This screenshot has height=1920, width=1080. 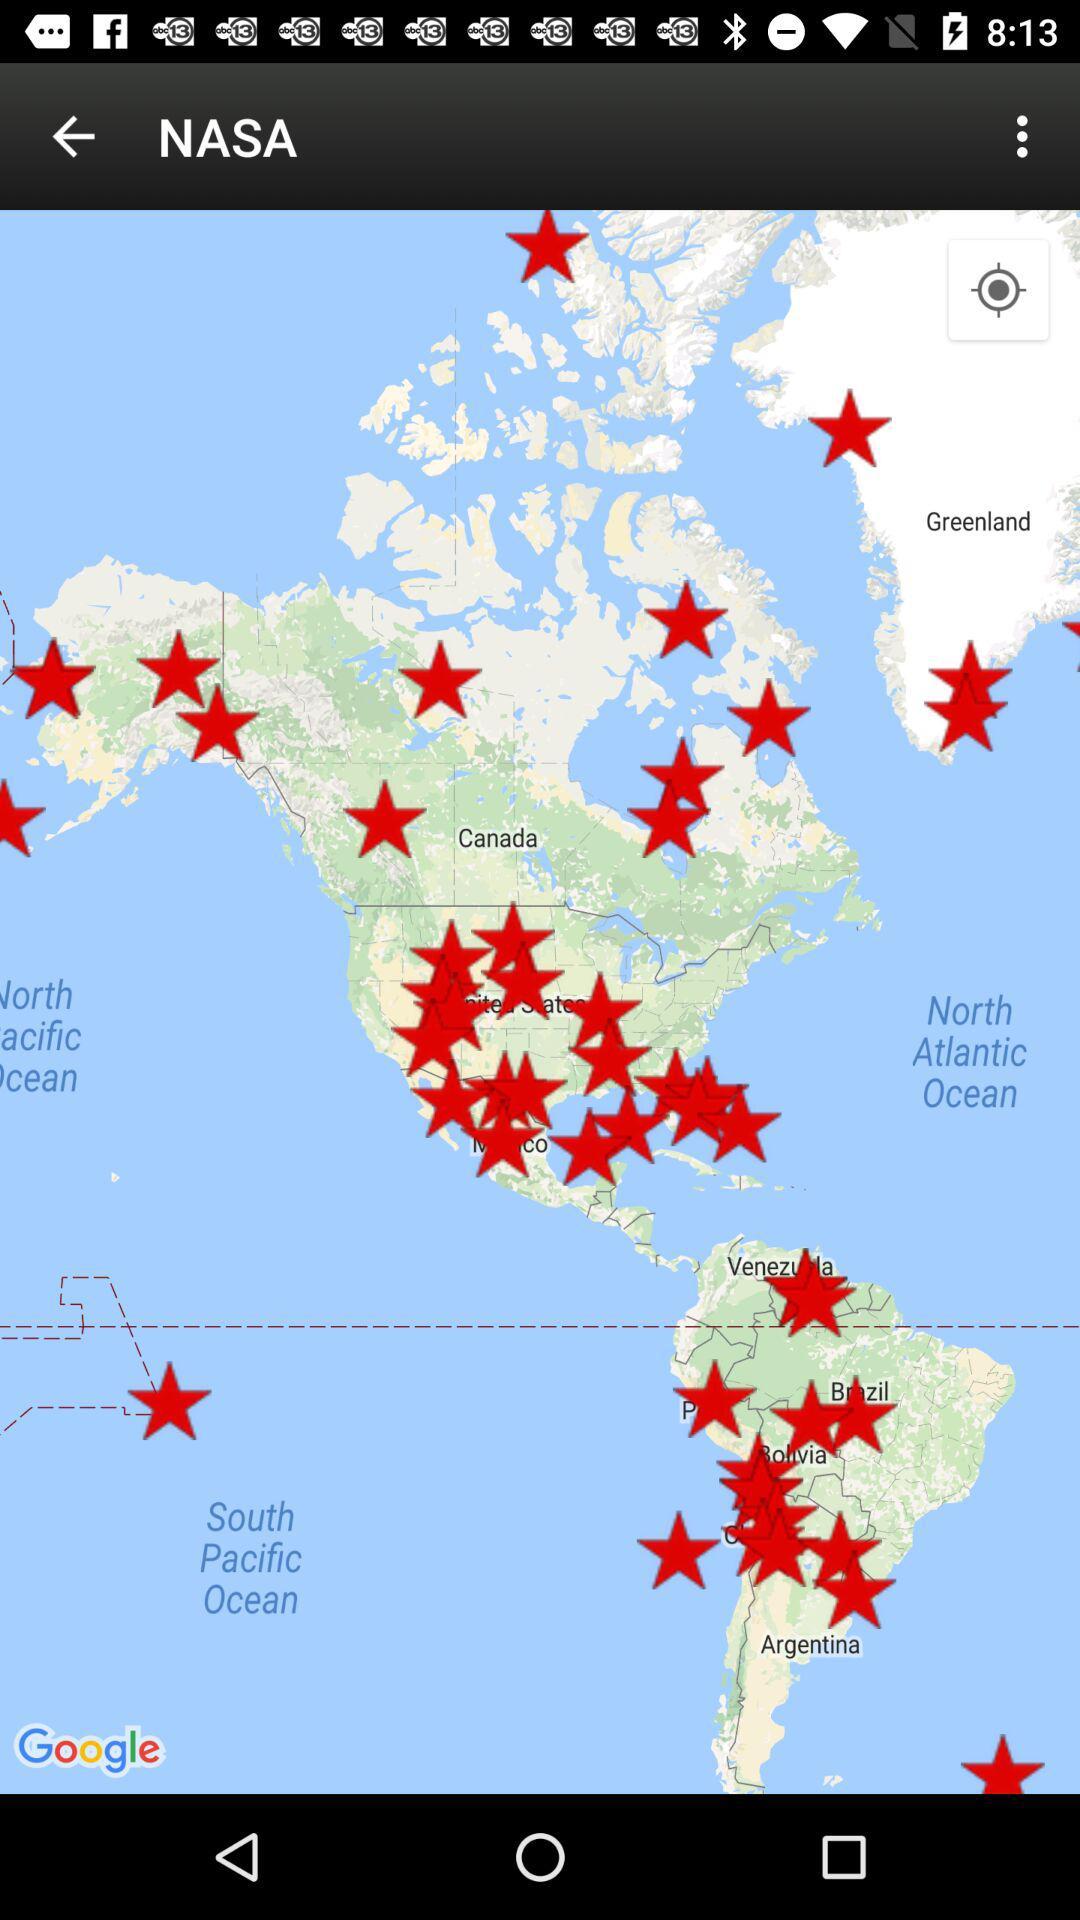 What do you see at coordinates (1027, 135) in the screenshot?
I see `item to the right of nasa` at bounding box center [1027, 135].